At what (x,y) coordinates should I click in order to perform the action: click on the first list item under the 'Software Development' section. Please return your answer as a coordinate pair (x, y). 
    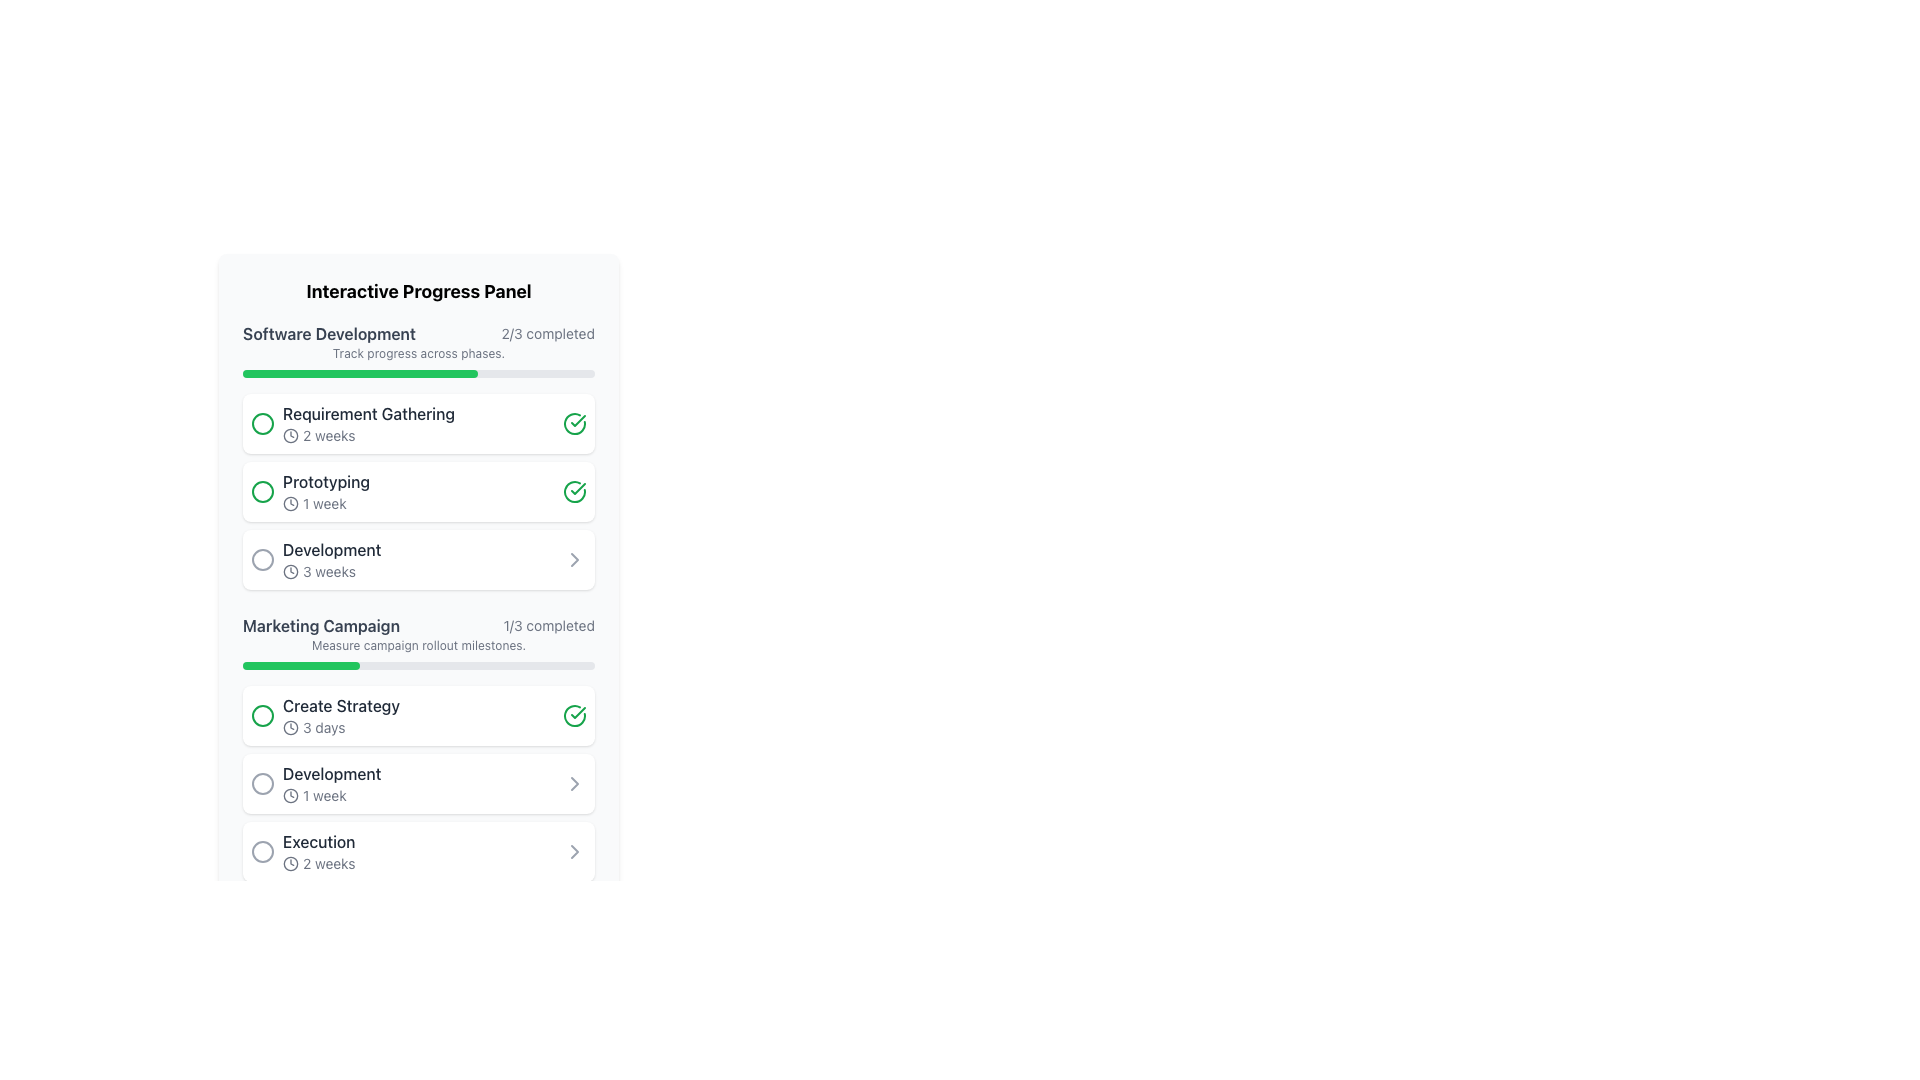
    Looking at the image, I should click on (417, 423).